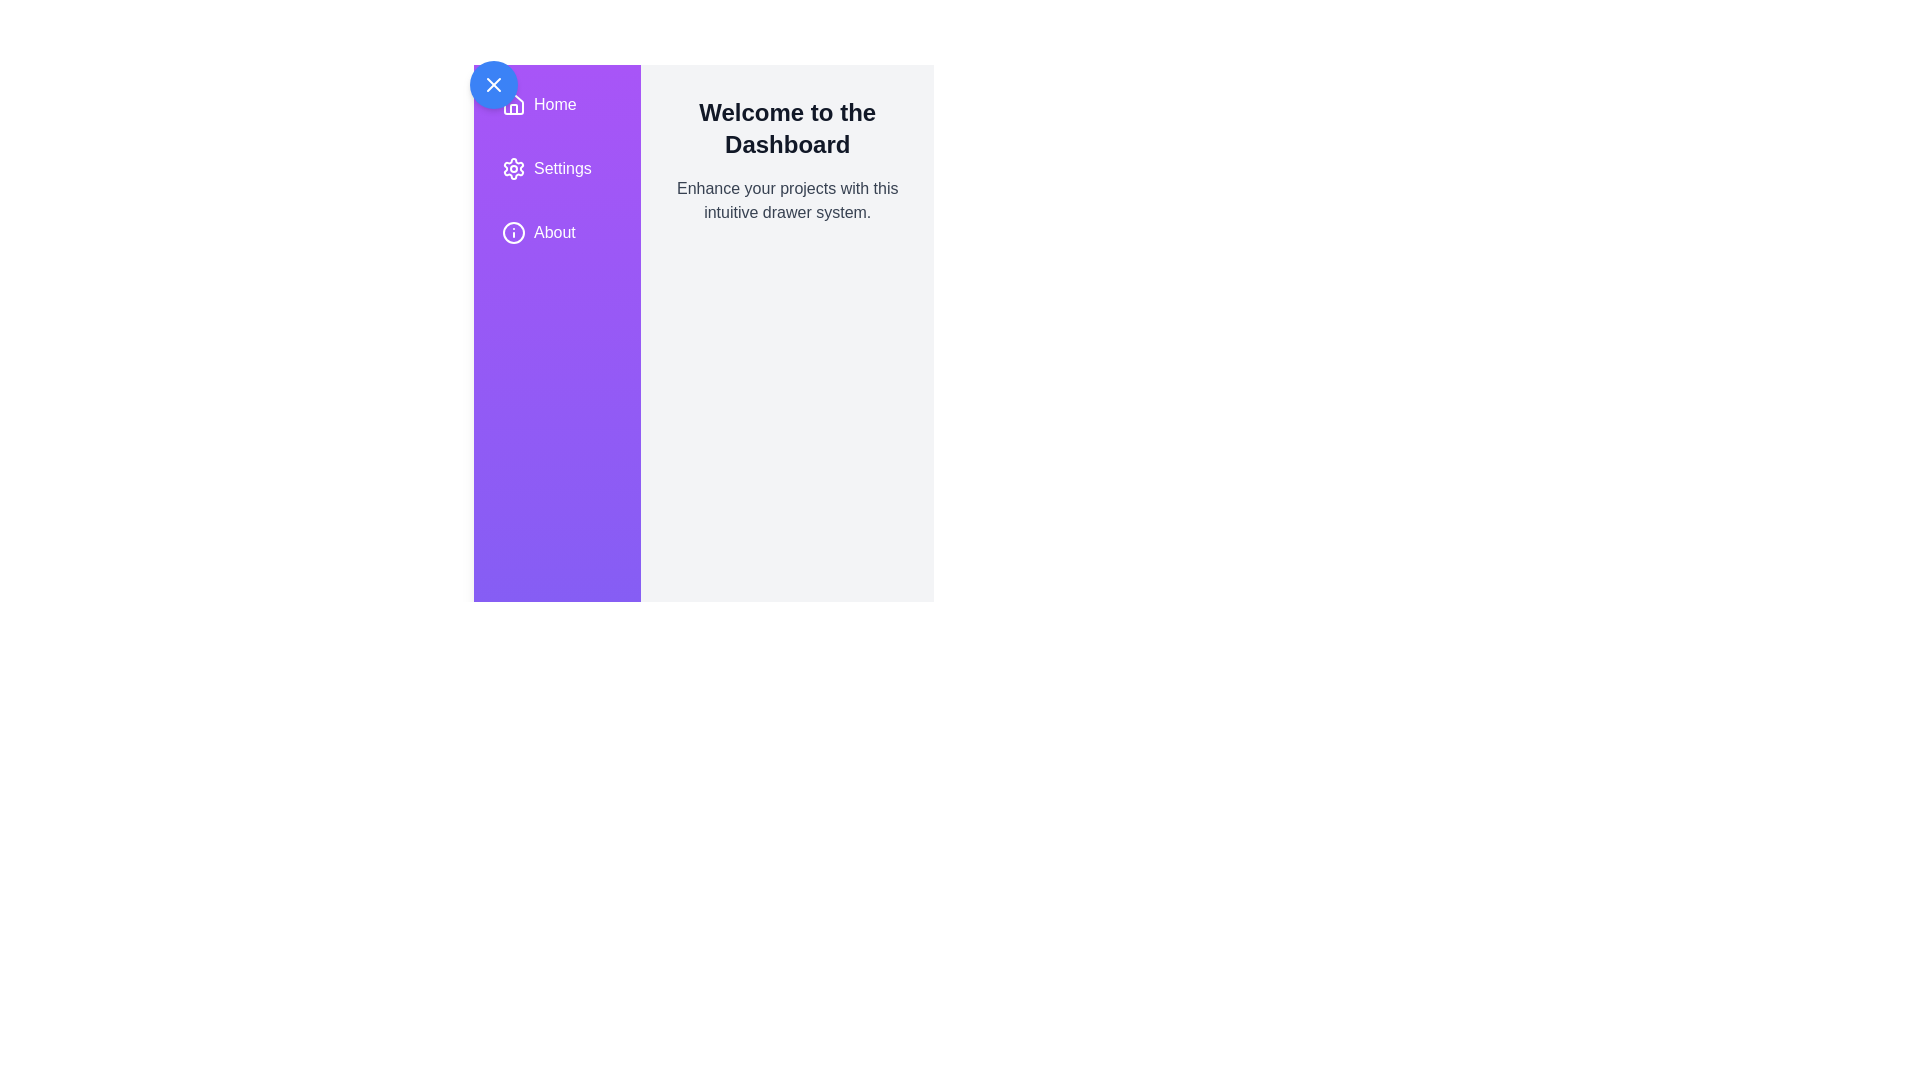 This screenshot has width=1920, height=1080. Describe the element at coordinates (556, 231) in the screenshot. I see `the menu item labeled About to navigate to the corresponding section` at that location.